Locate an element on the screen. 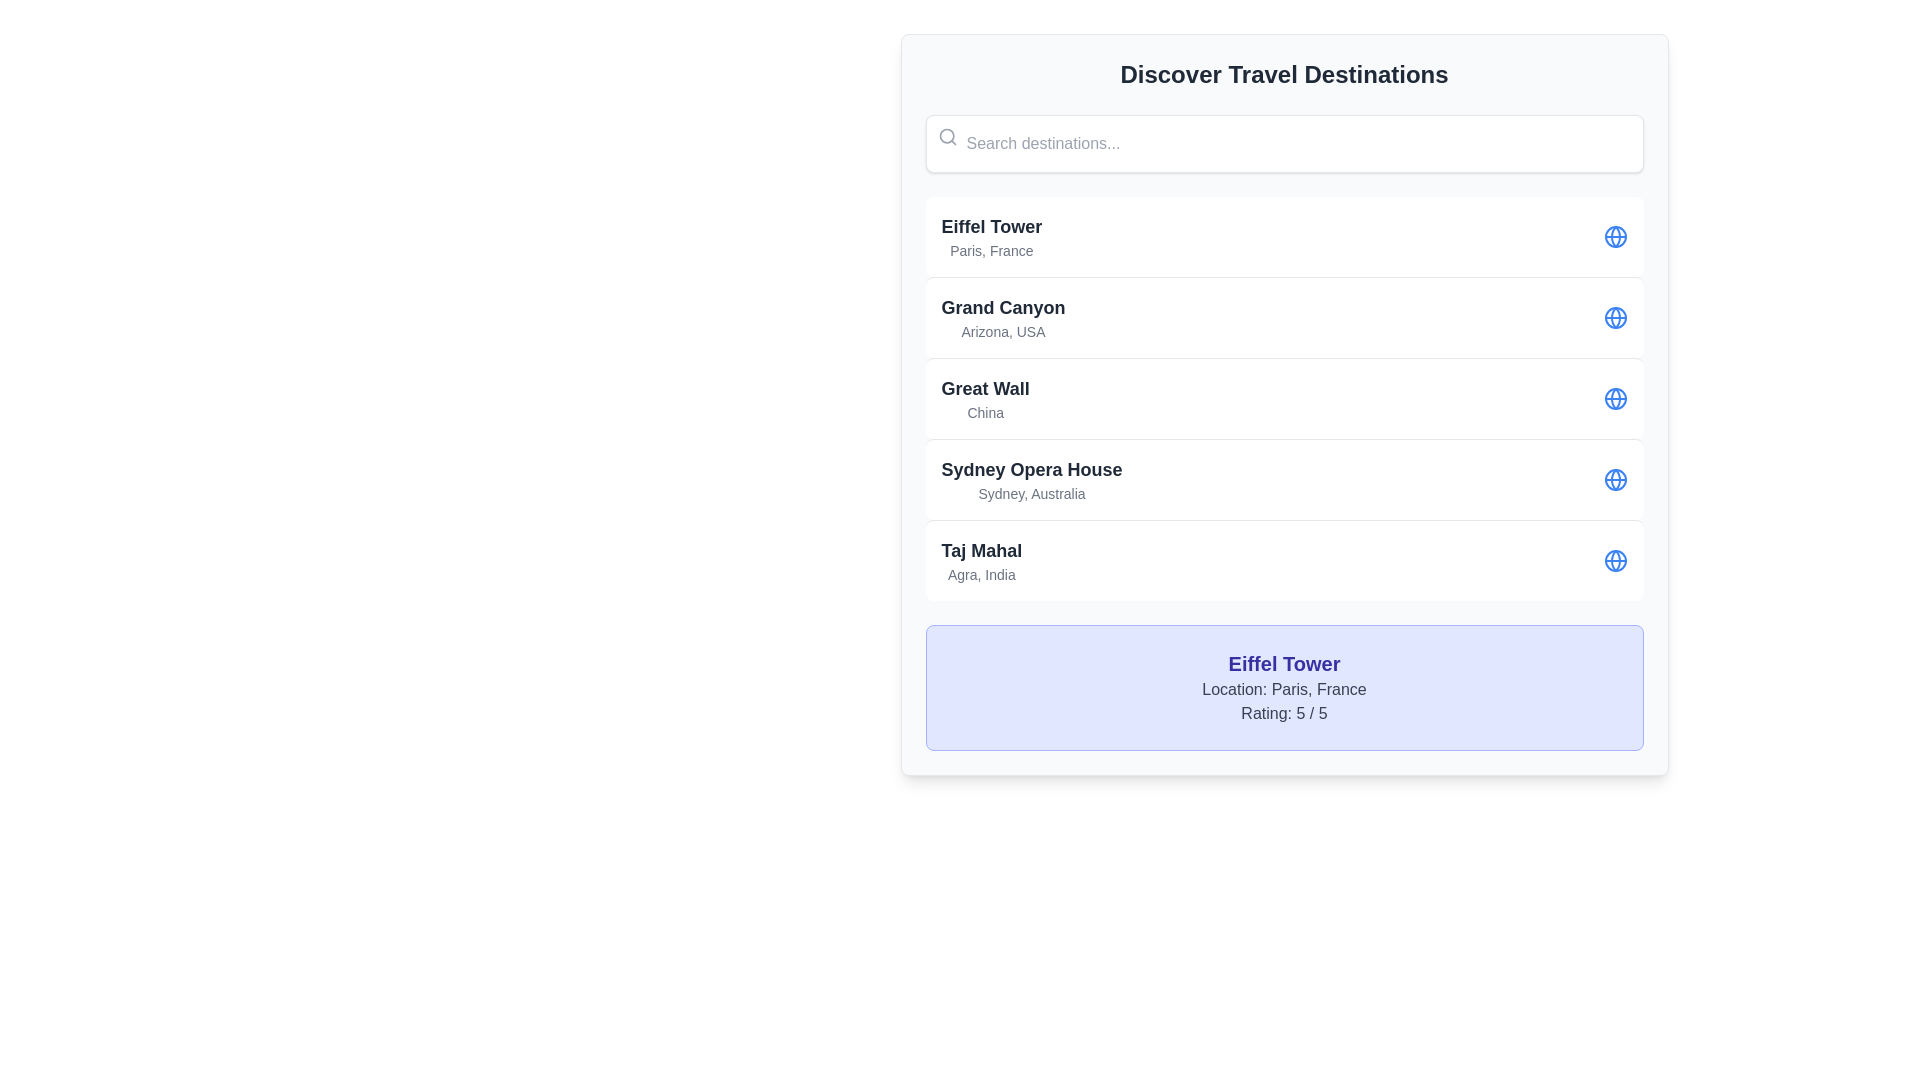 Image resolution: width=1920 pixels, height=1080 pixels. the text label displaying 'Rating: 5 / 5' located under the 'Location: Paris, France' within the descriptive card for the Eiffel Tower is located at coordinates (1284, 712).